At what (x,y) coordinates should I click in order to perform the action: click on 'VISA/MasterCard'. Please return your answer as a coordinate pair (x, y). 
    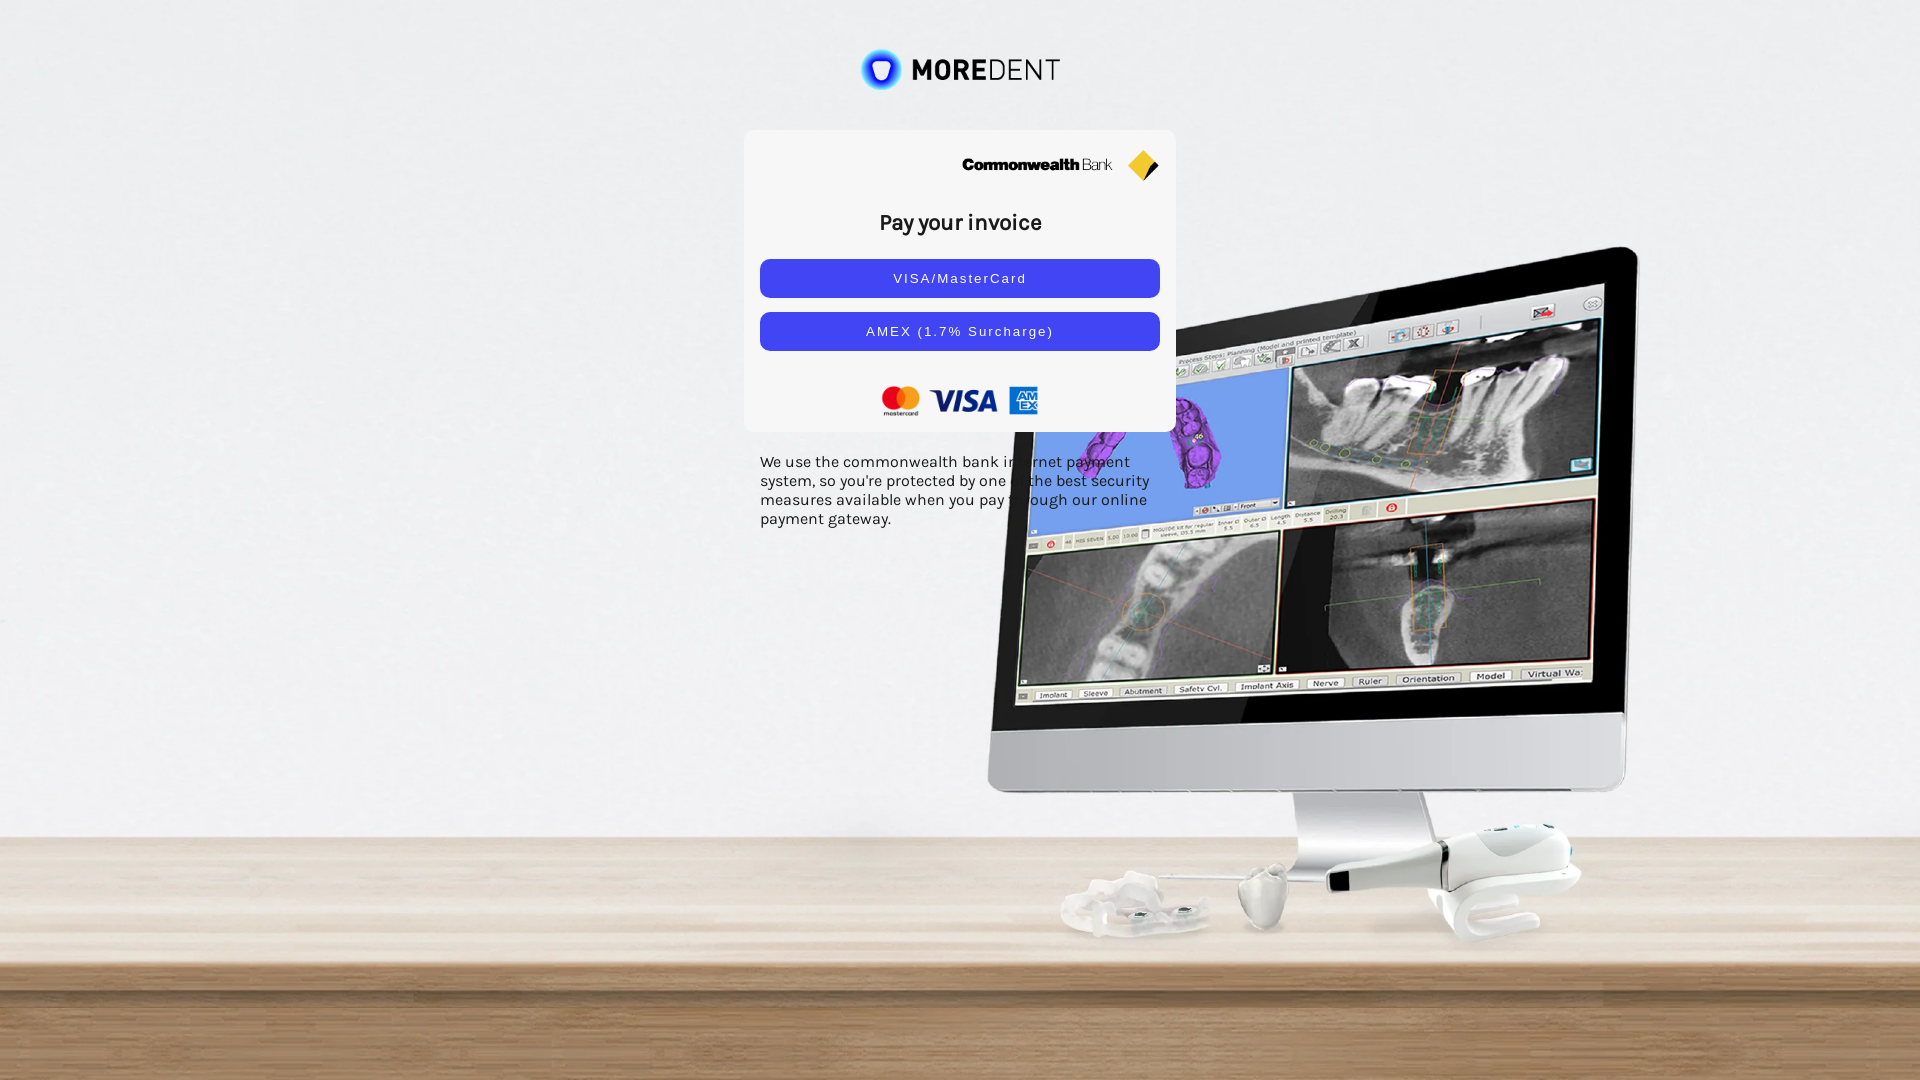
    Looking at the image, I should click on (960, 278).